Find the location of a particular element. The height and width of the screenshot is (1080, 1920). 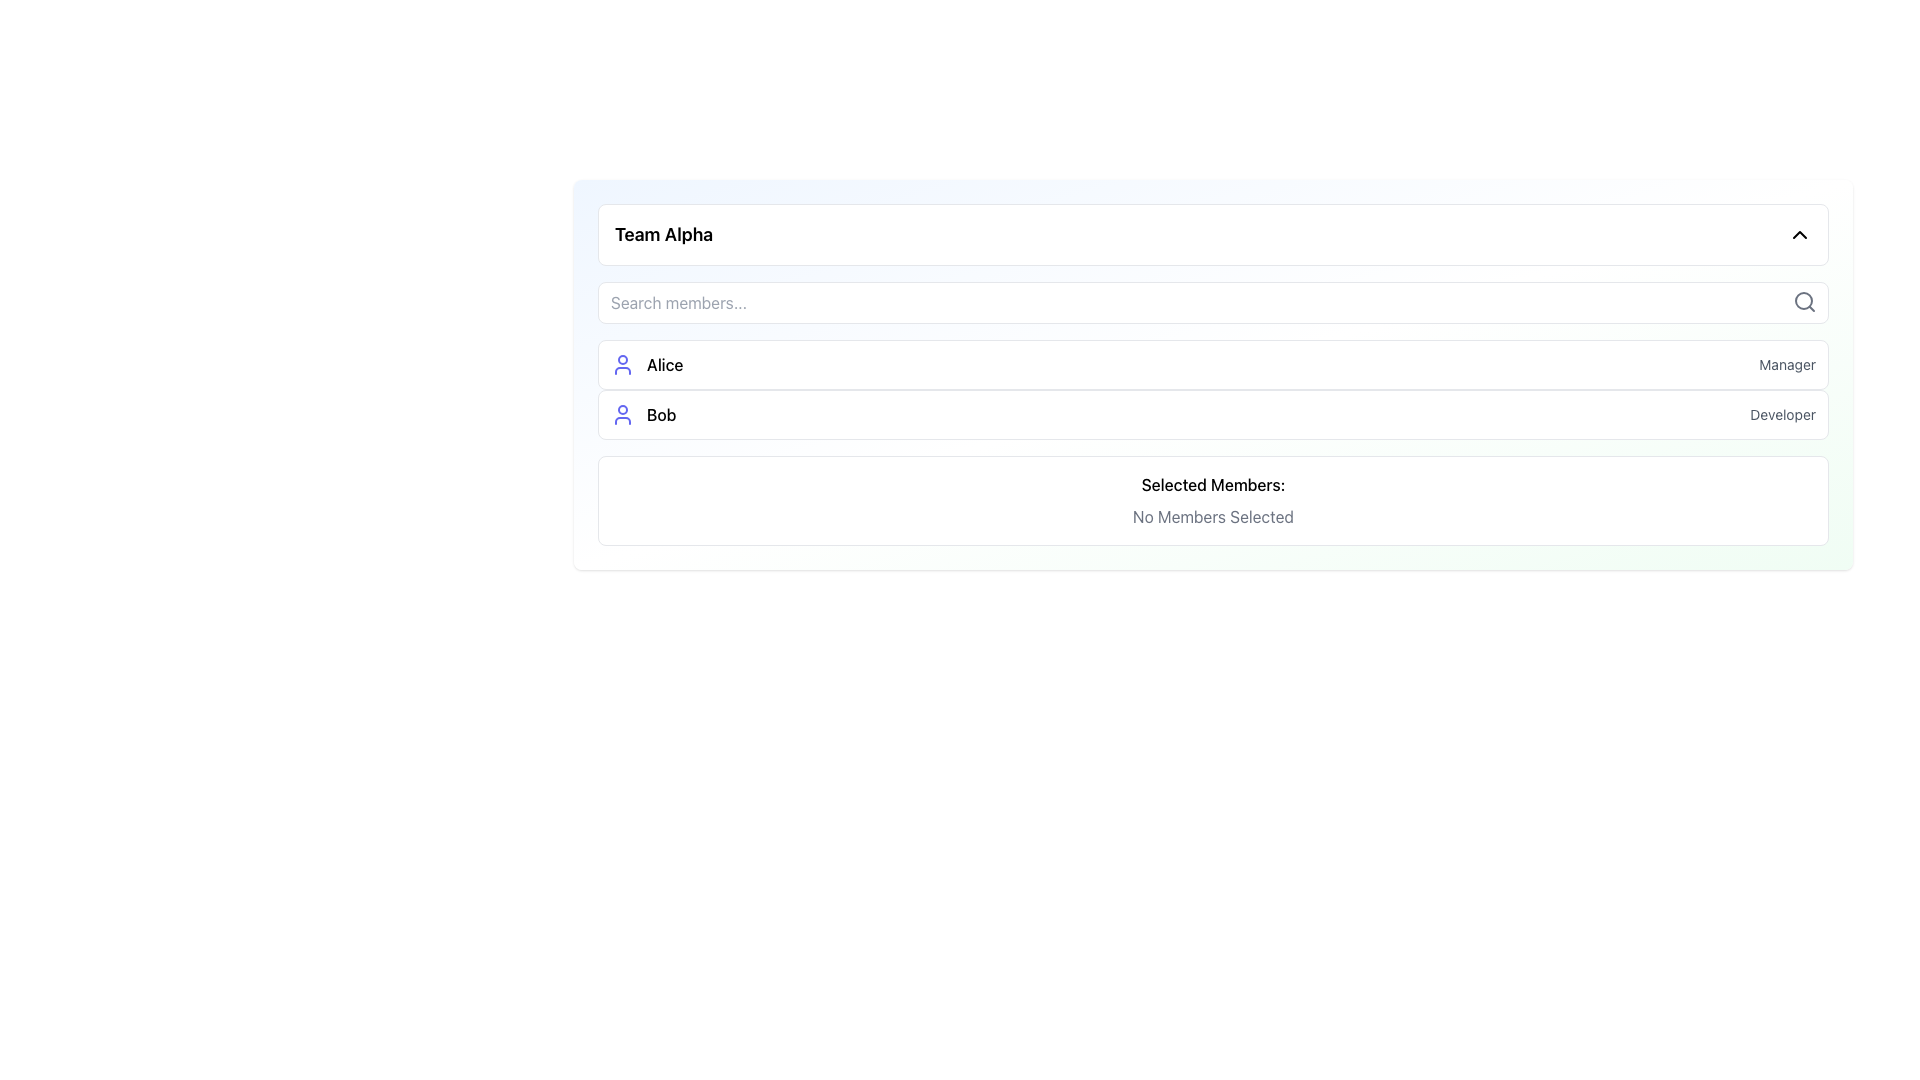

the Text Label displaying the role 'Developer' for the member named Bob, located in the 'Team Alpha' section, positioned to the far right of the 'Bob' entry is located at coordinates (1783, 414).